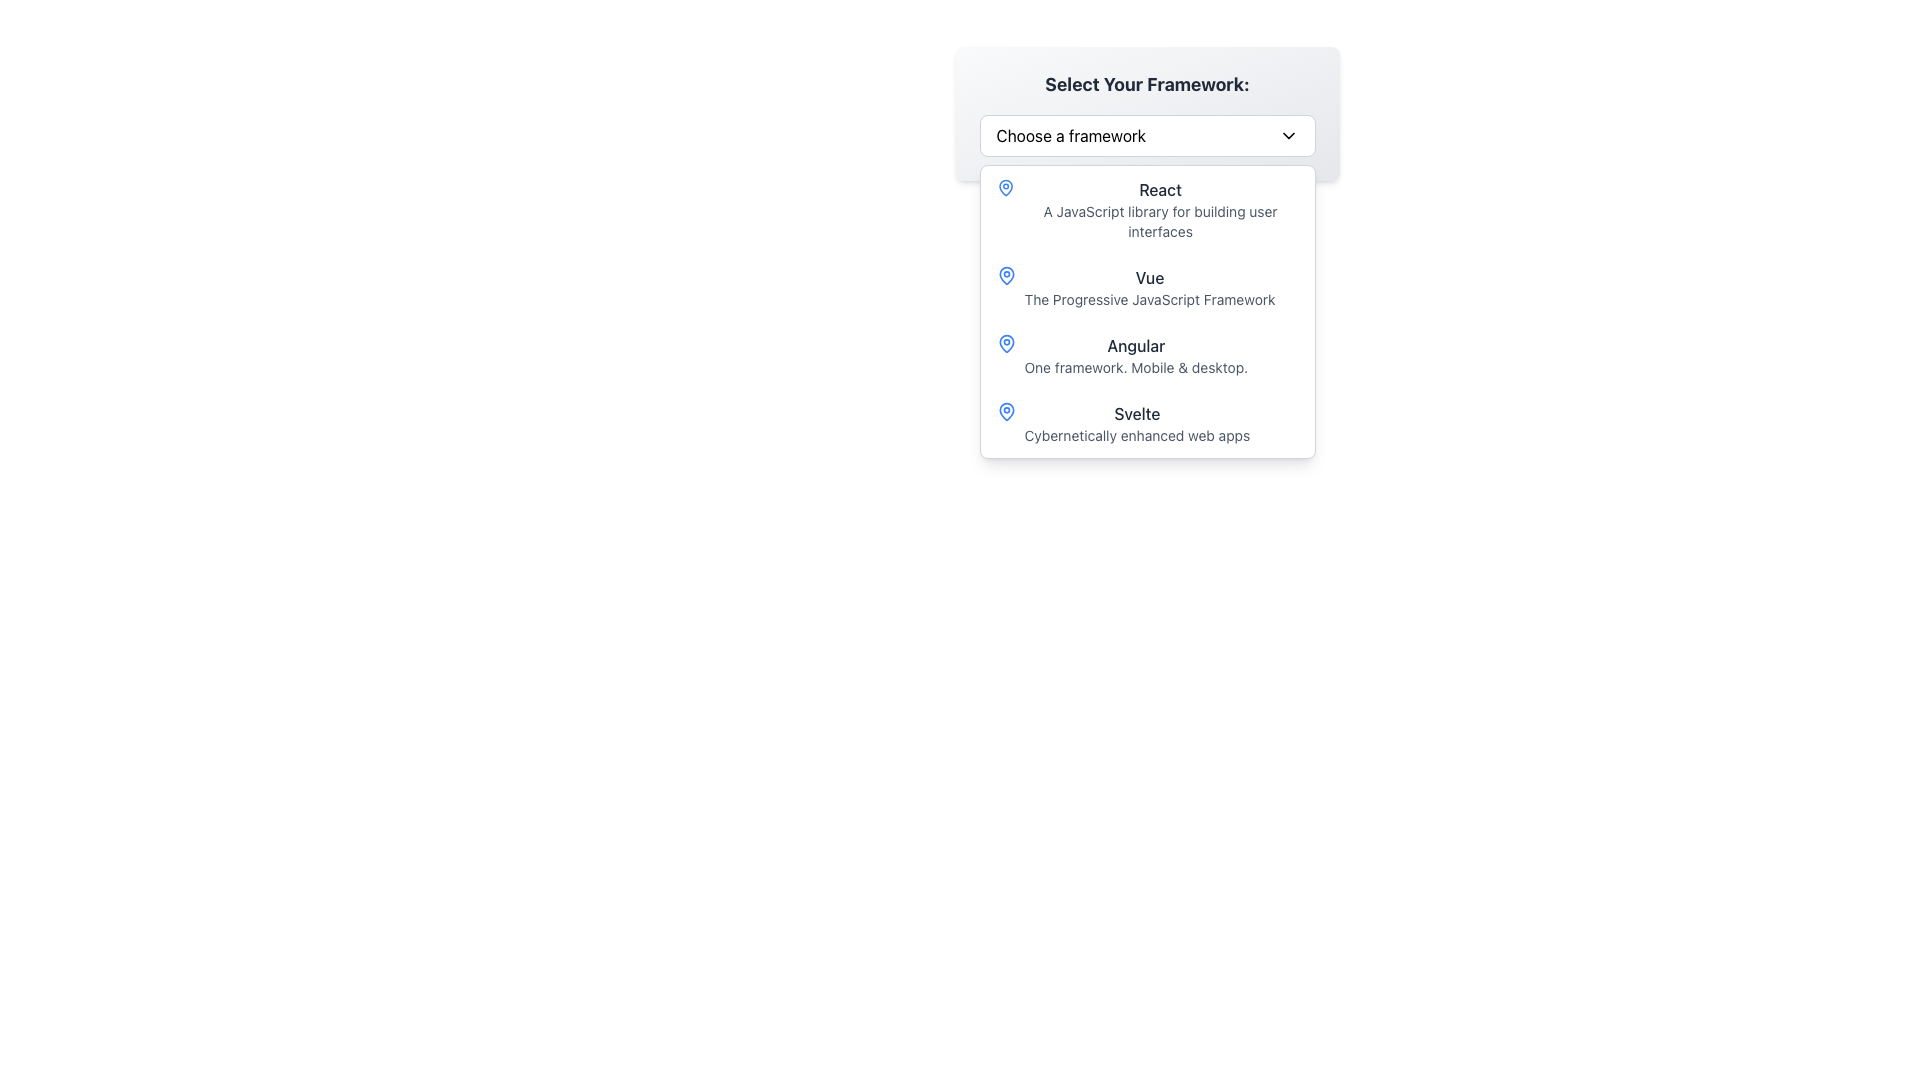  I want to click on the blue map pin icon located at the start of the first item in the dropdown menu preceding the text 'React' by clicking on the associated menu item, so click(1005, 188).